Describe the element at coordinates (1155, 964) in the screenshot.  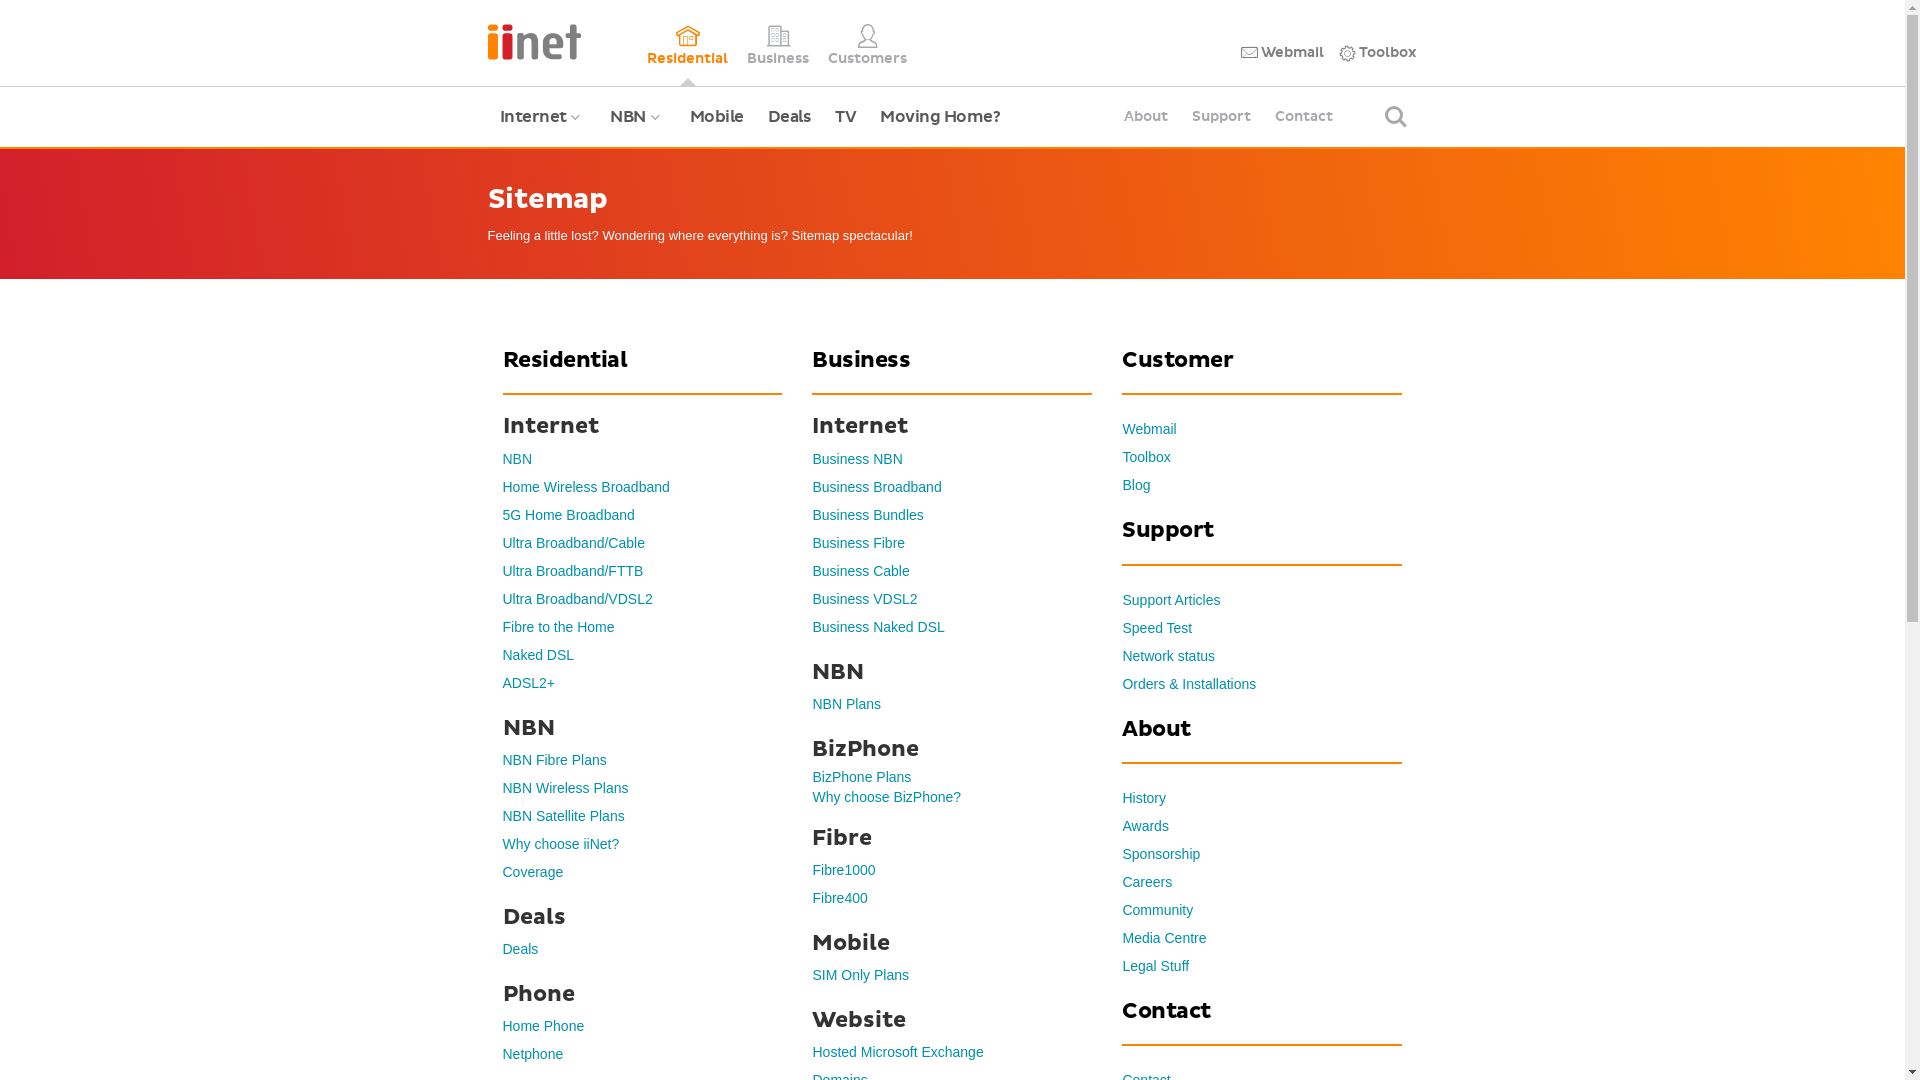
I see `'Legal Stuff'` at that location.